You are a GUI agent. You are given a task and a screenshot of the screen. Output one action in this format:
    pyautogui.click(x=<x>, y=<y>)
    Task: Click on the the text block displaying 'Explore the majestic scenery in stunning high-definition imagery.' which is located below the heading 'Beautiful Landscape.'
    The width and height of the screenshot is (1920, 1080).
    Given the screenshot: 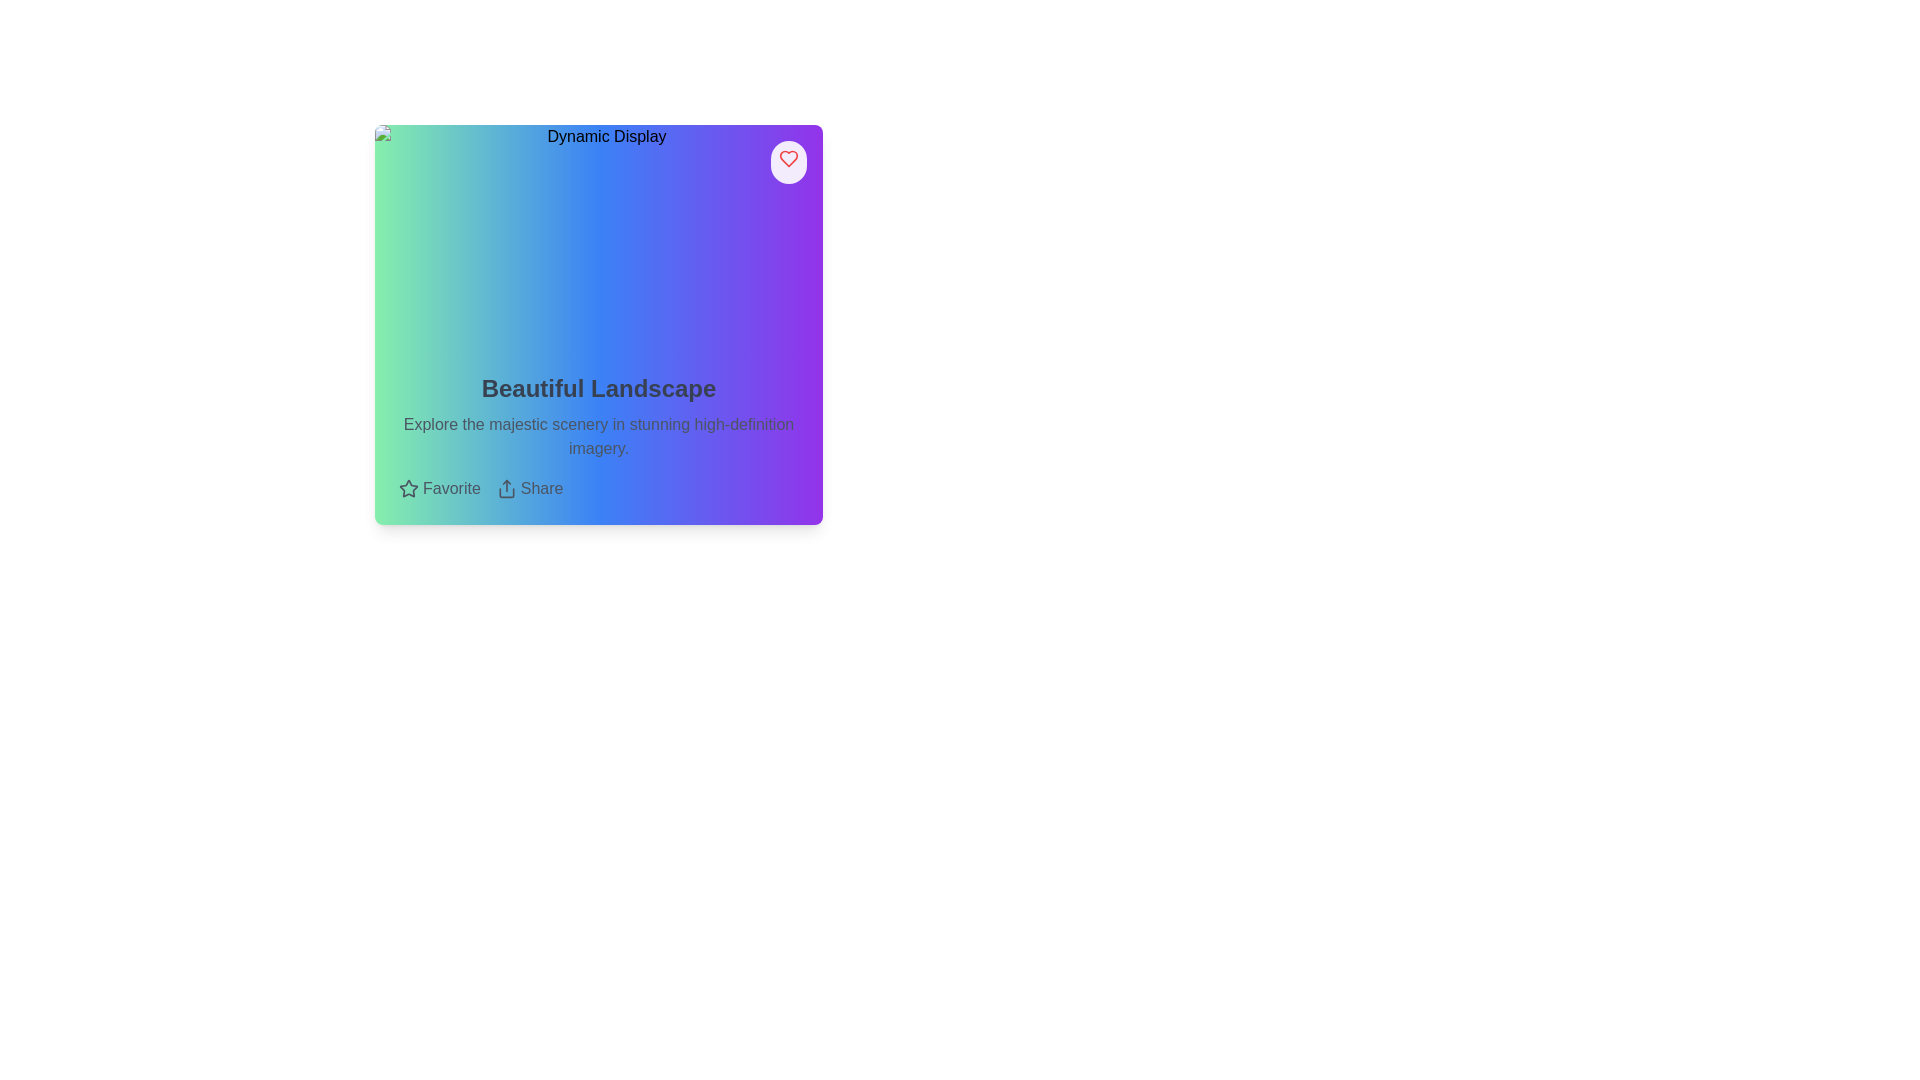 What is the action you would take?
    pyautogui.click(x=598, y=435)
    